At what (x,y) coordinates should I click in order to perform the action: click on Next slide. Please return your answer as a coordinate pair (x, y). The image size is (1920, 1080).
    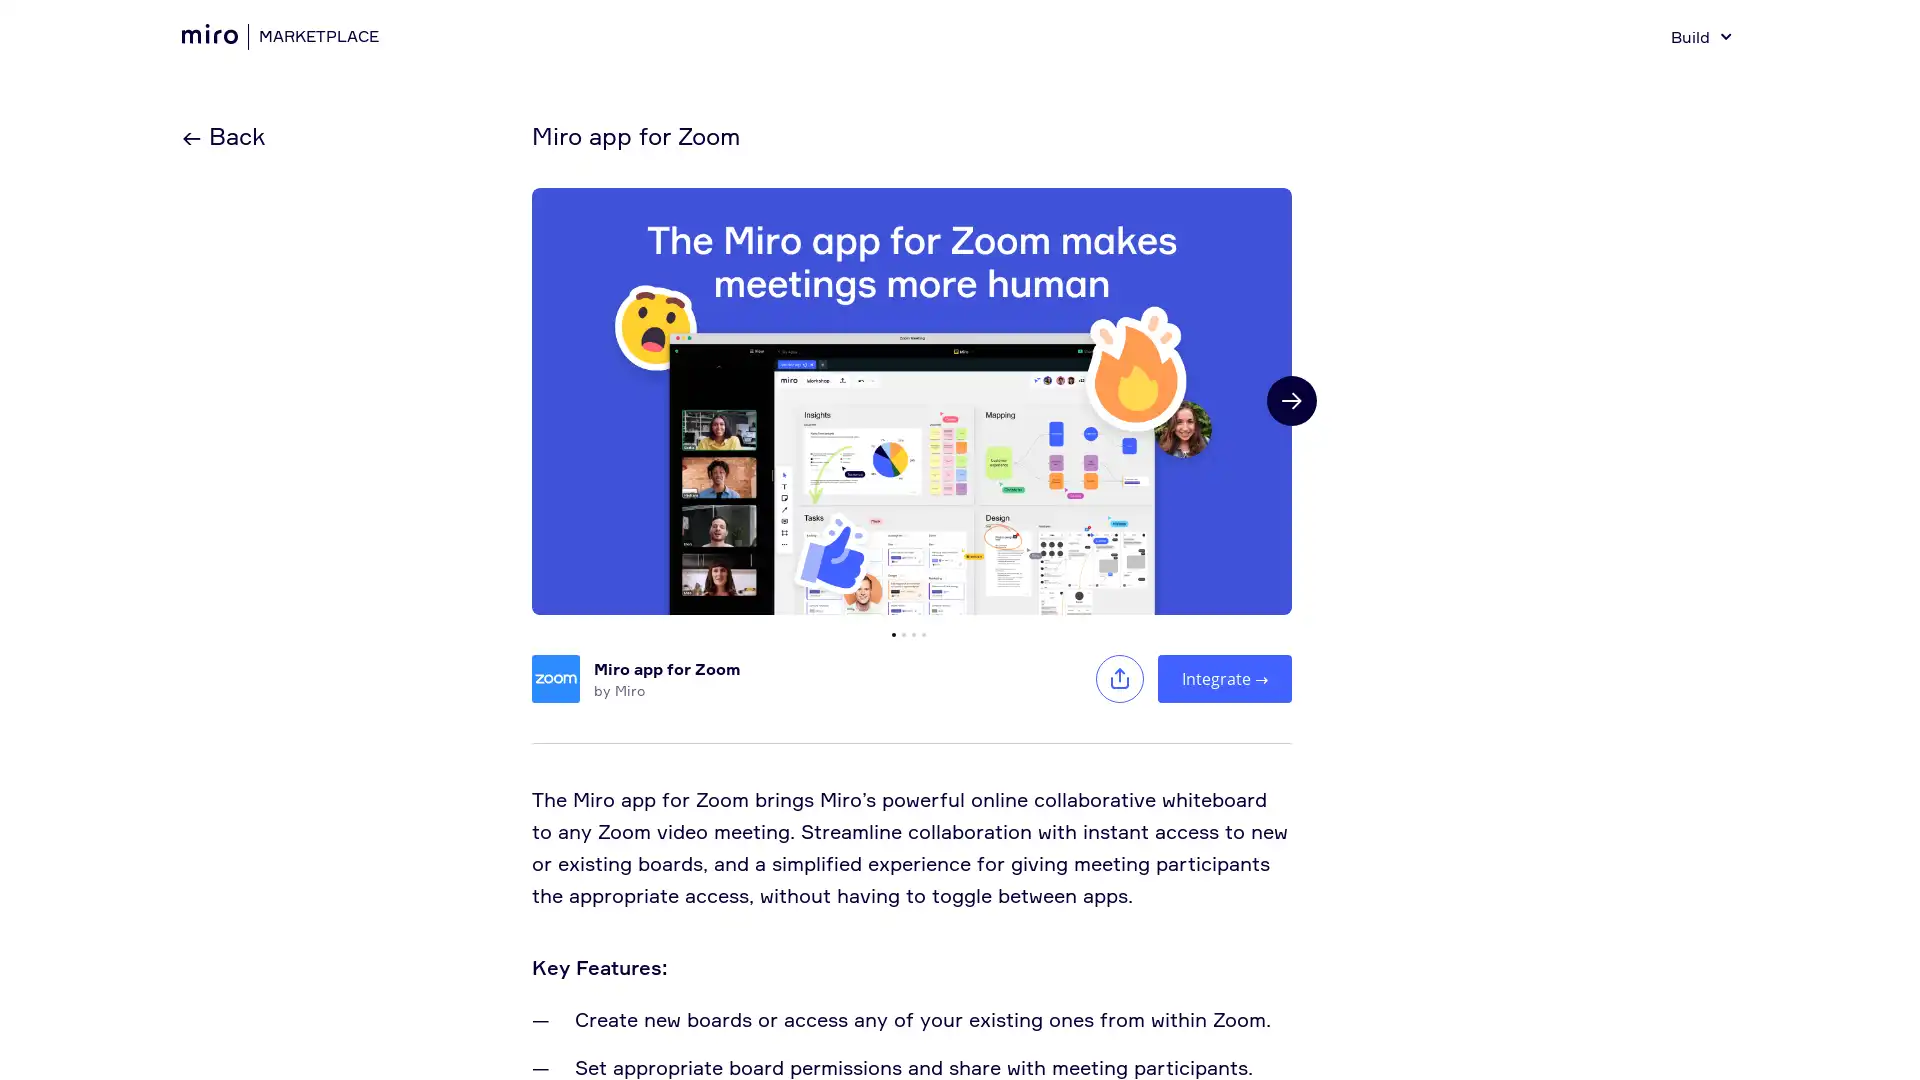
    Looking at the image, I should click on (1291, 401).